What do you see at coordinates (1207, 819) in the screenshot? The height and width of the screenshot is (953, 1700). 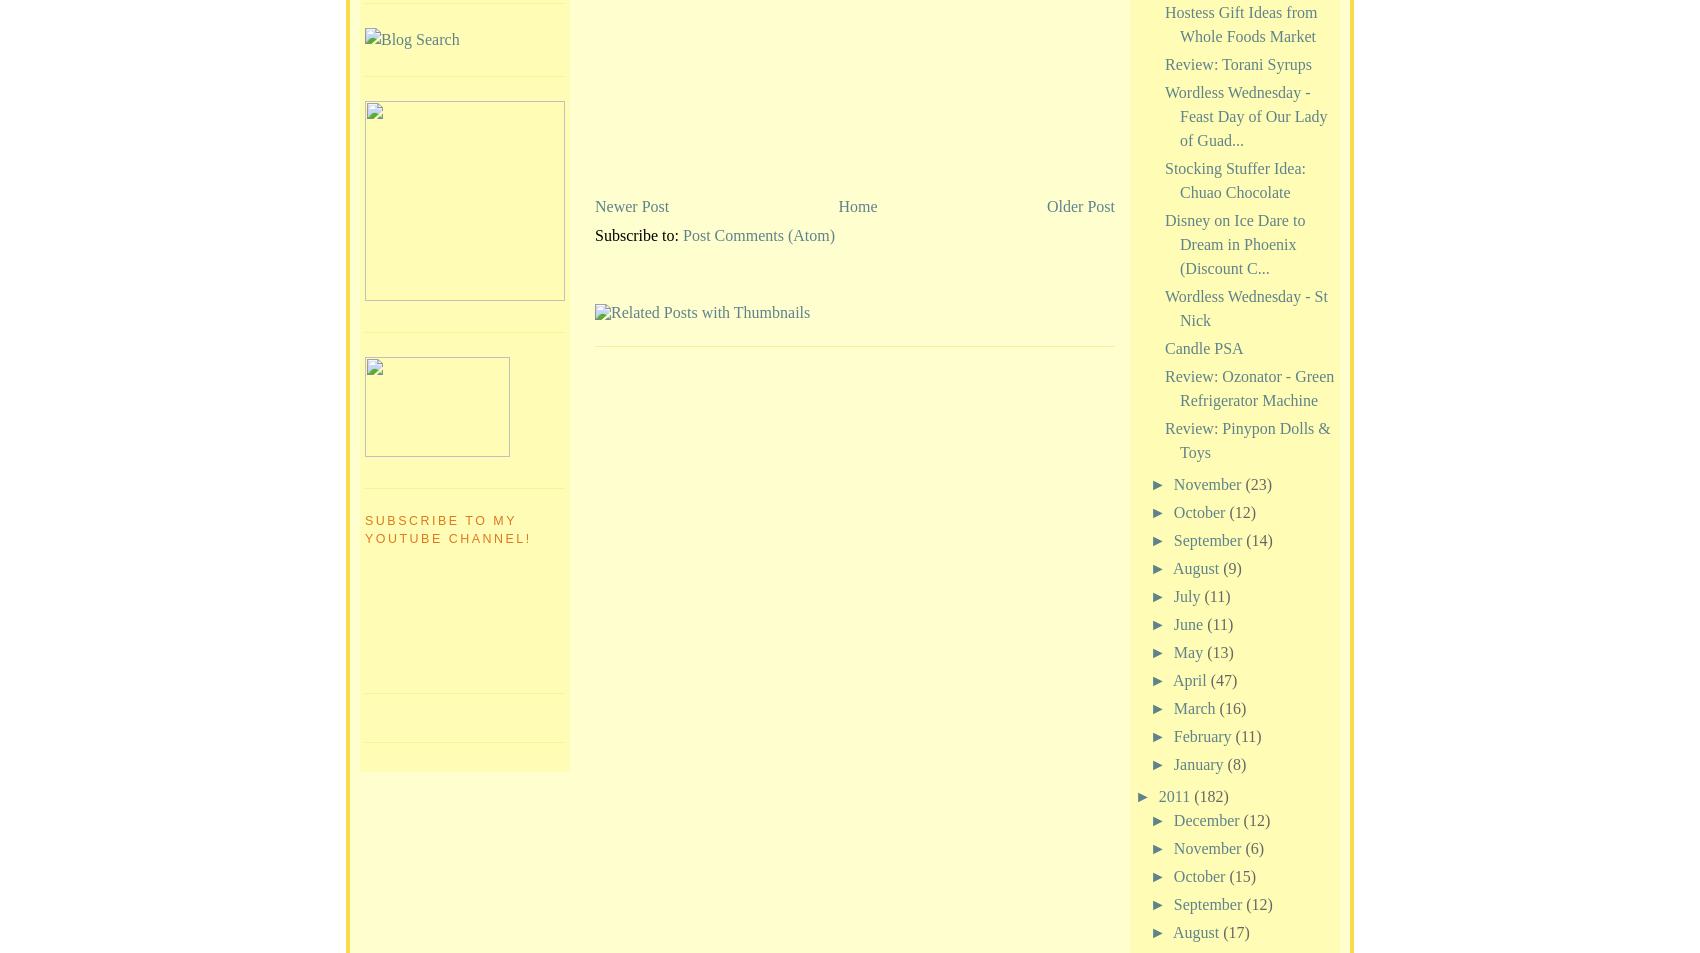 I see `'December'` at bounding box center [1207, 819].